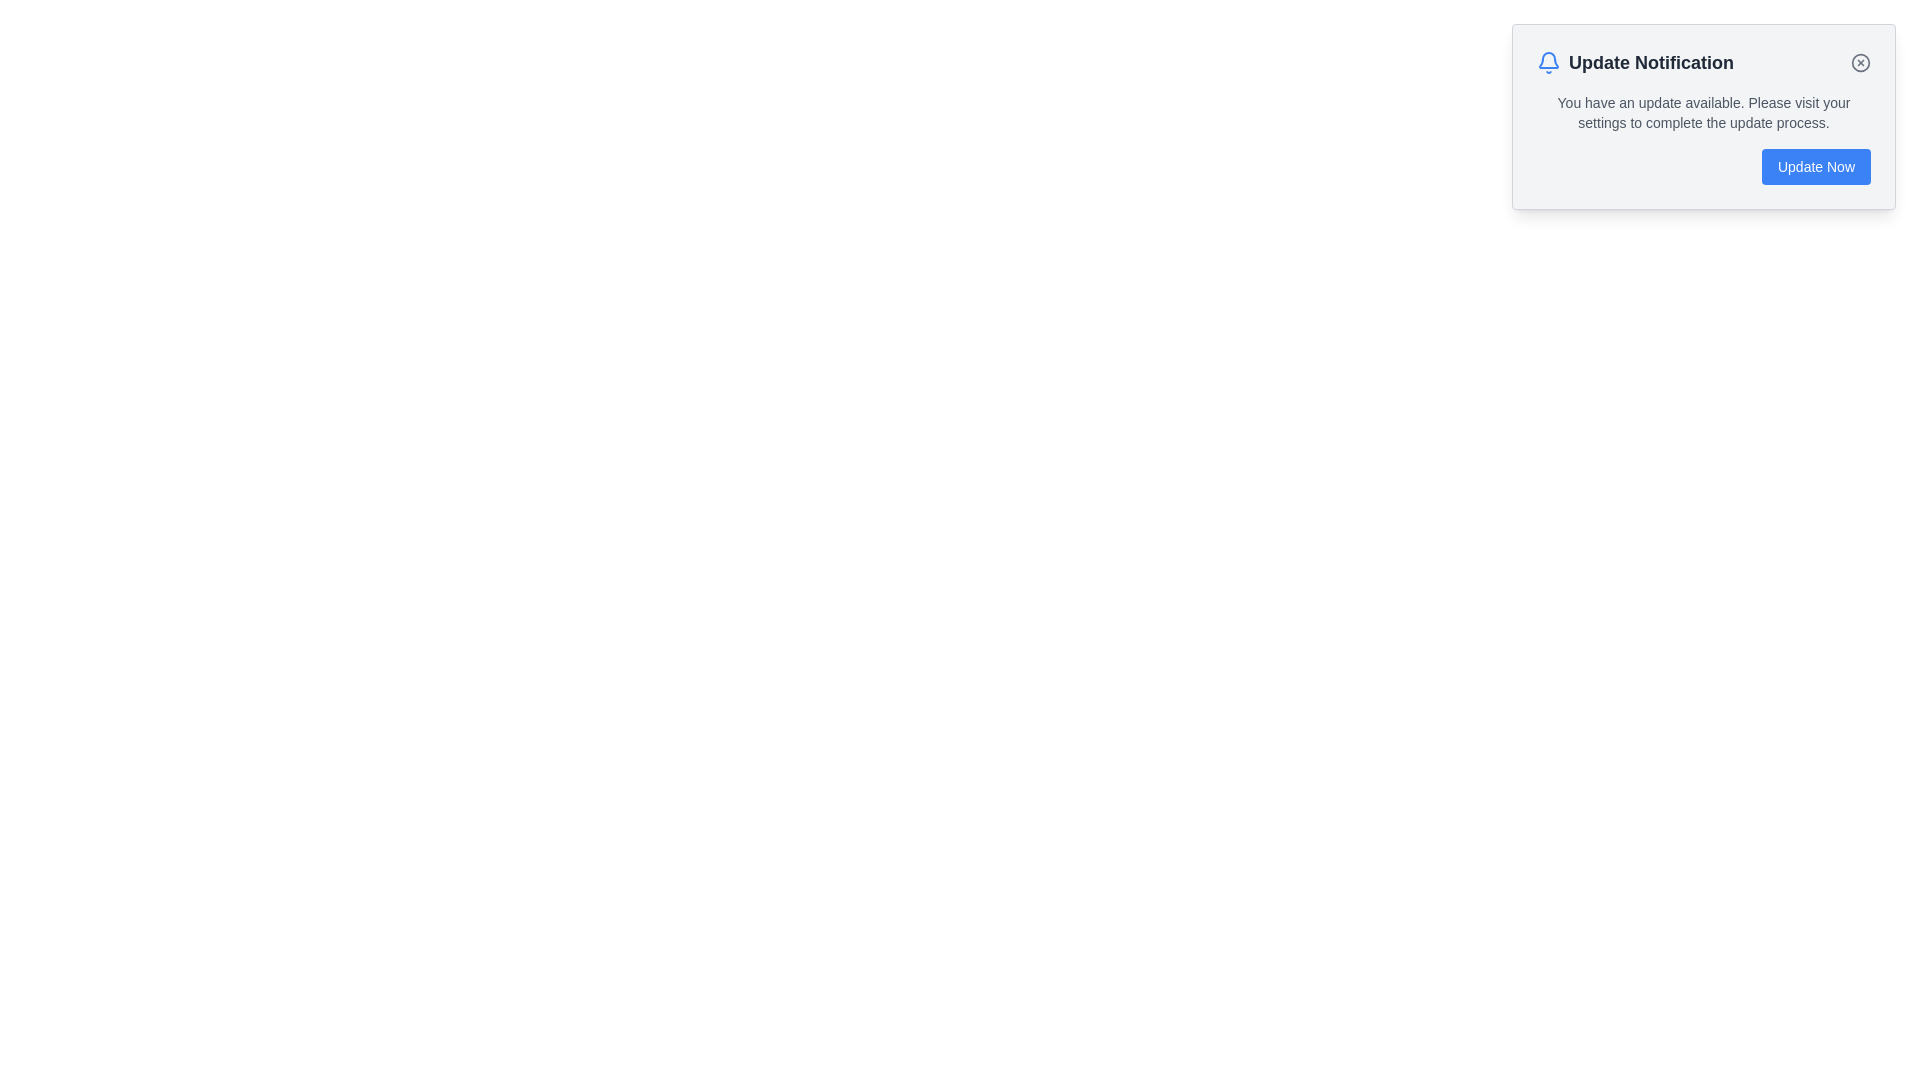  I want to click on the SVG Circle element located at the top-right corner of the notification box, which is part of an interactive visual icon for closing or dismissing elements, so click(1860, 61).